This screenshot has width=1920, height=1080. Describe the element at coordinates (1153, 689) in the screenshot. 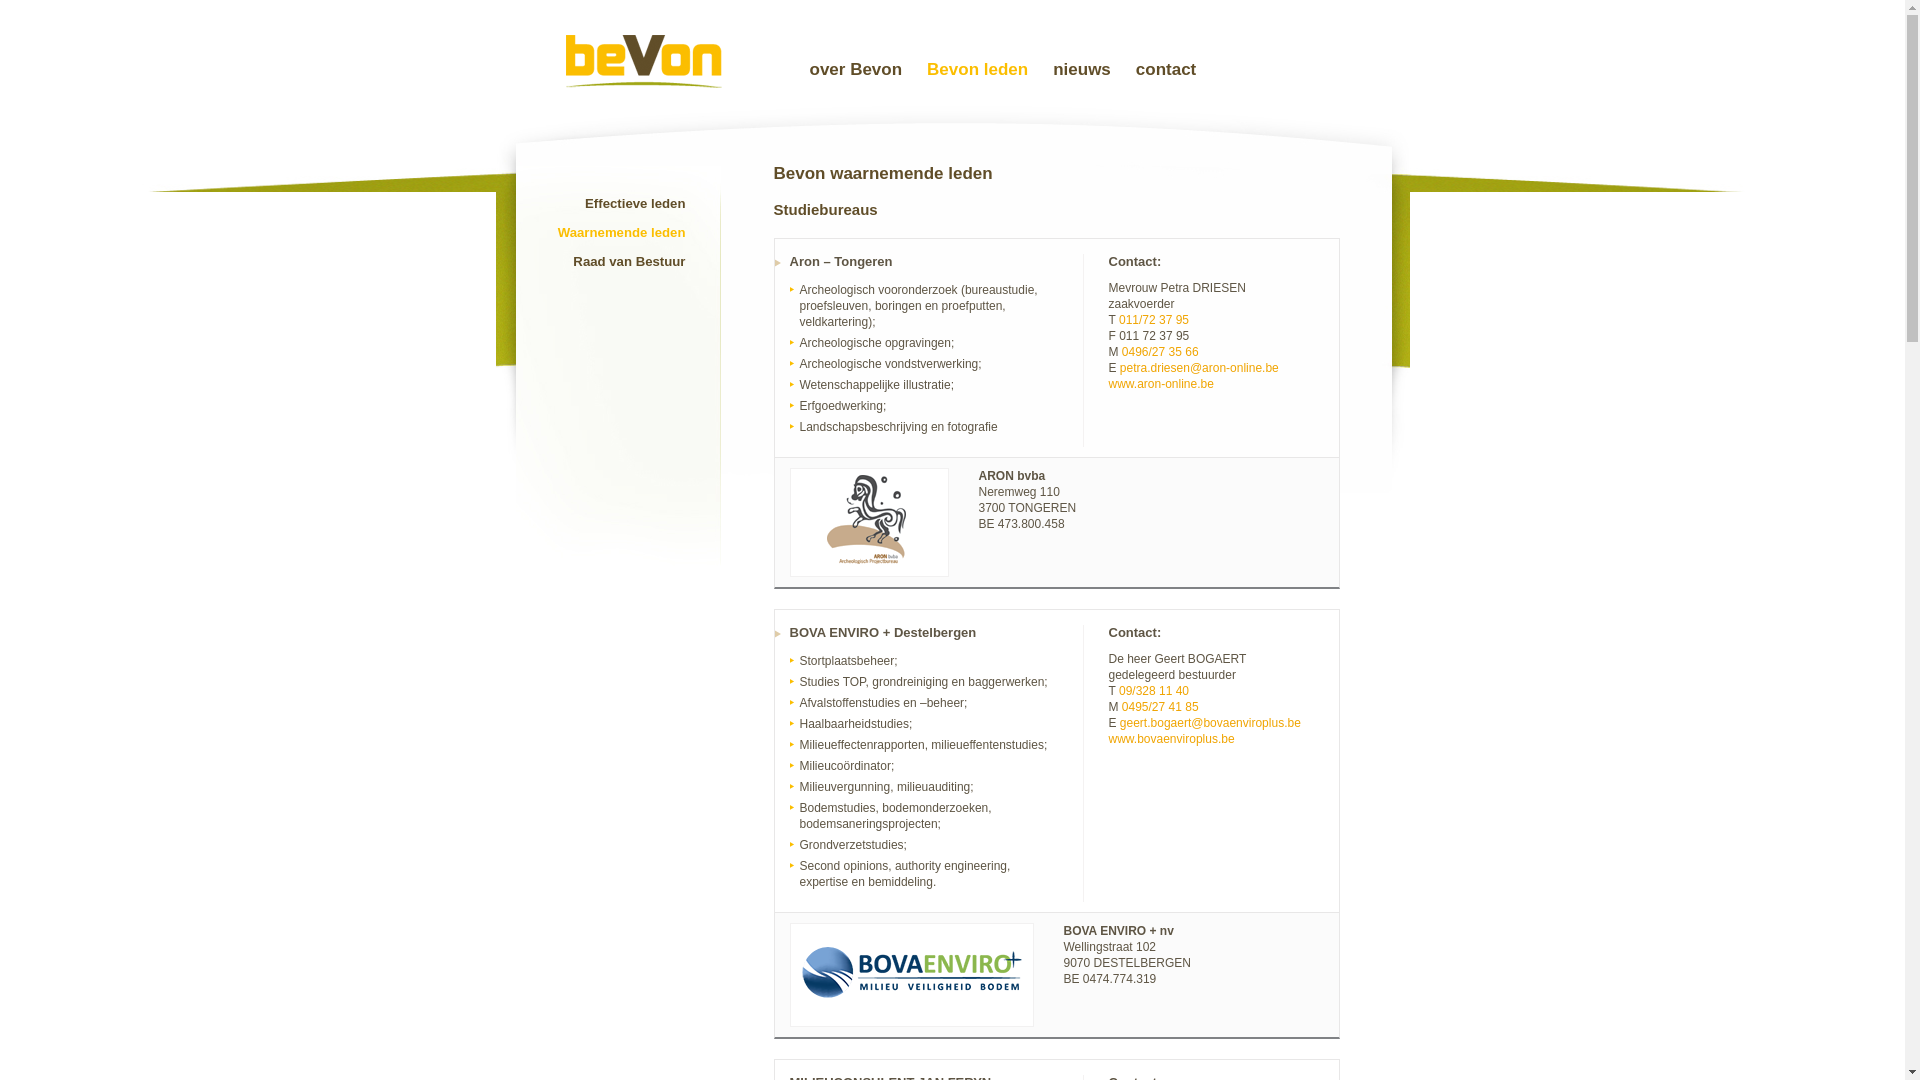

I see `'09/328 11 40'` at that location.